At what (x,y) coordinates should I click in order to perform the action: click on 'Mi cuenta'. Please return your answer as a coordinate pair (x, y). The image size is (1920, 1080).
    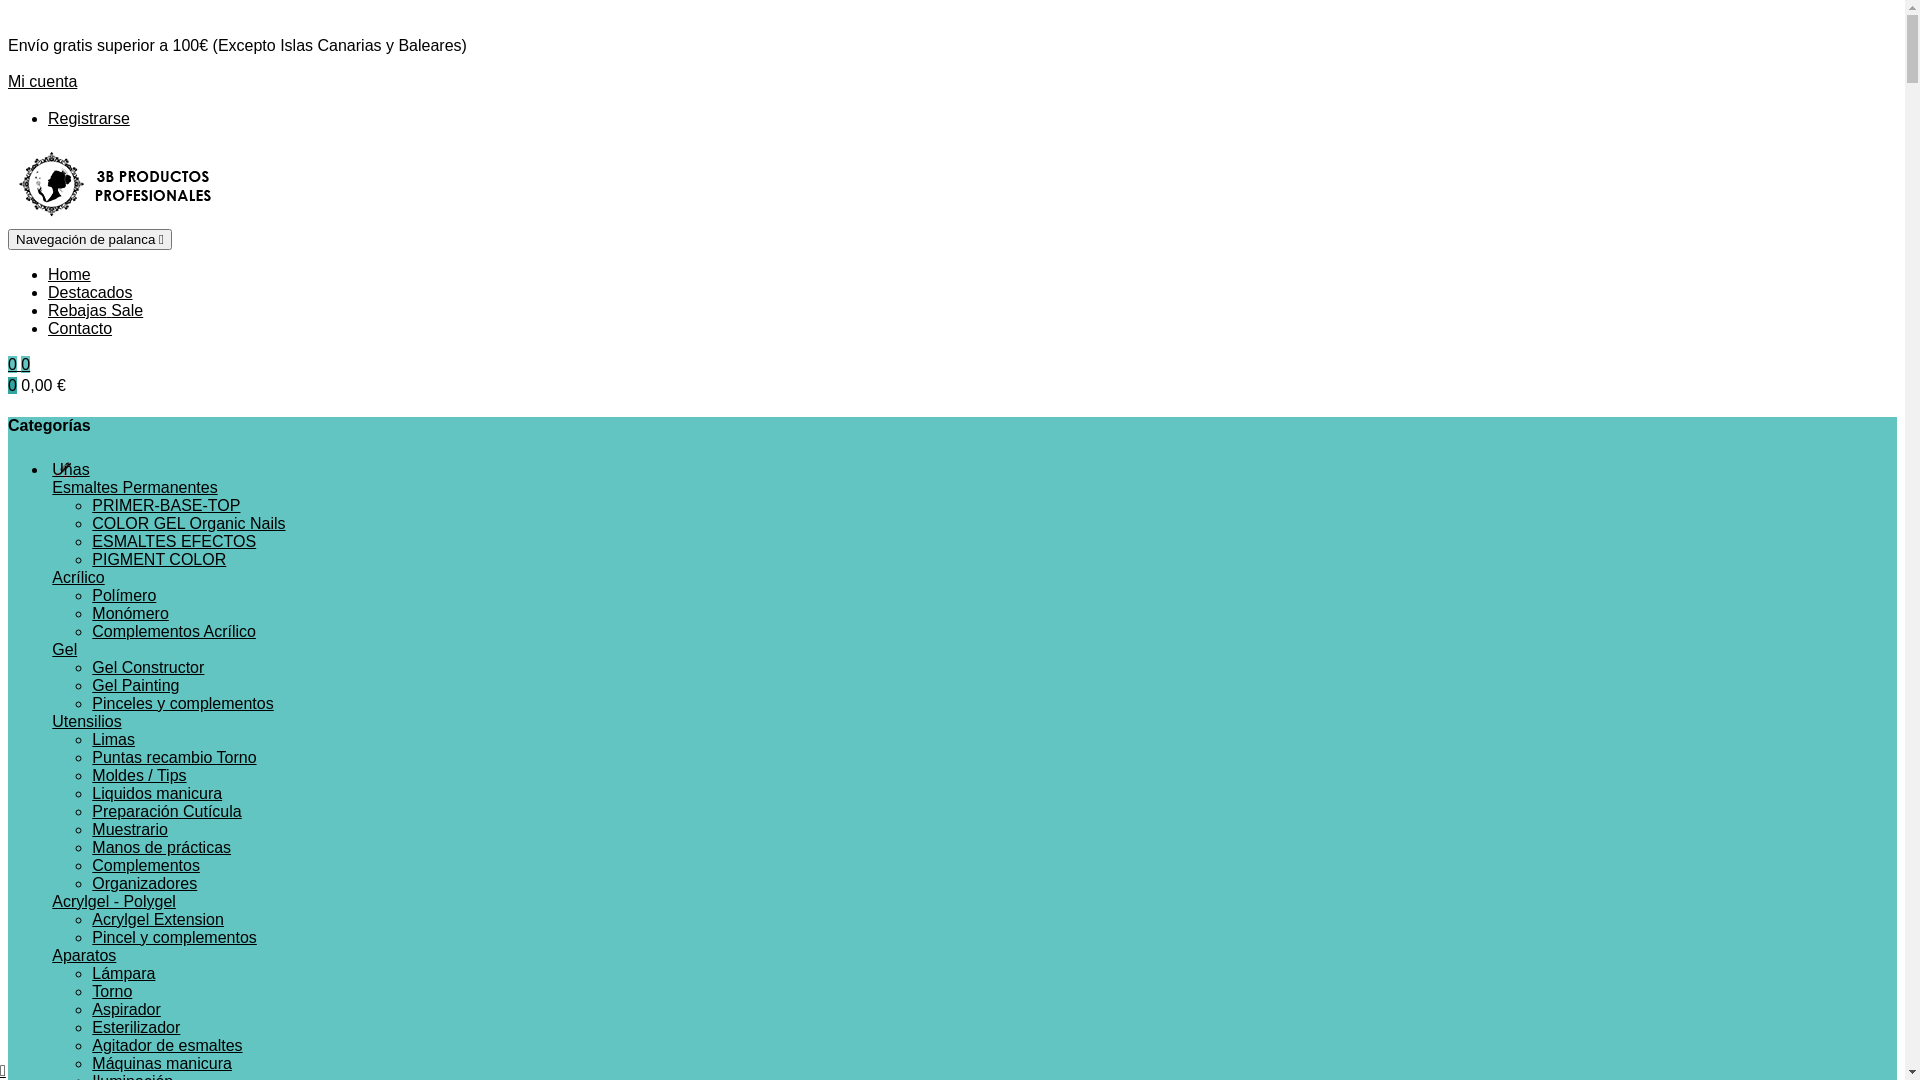
    Looking at the image, I should click on (42, 80).